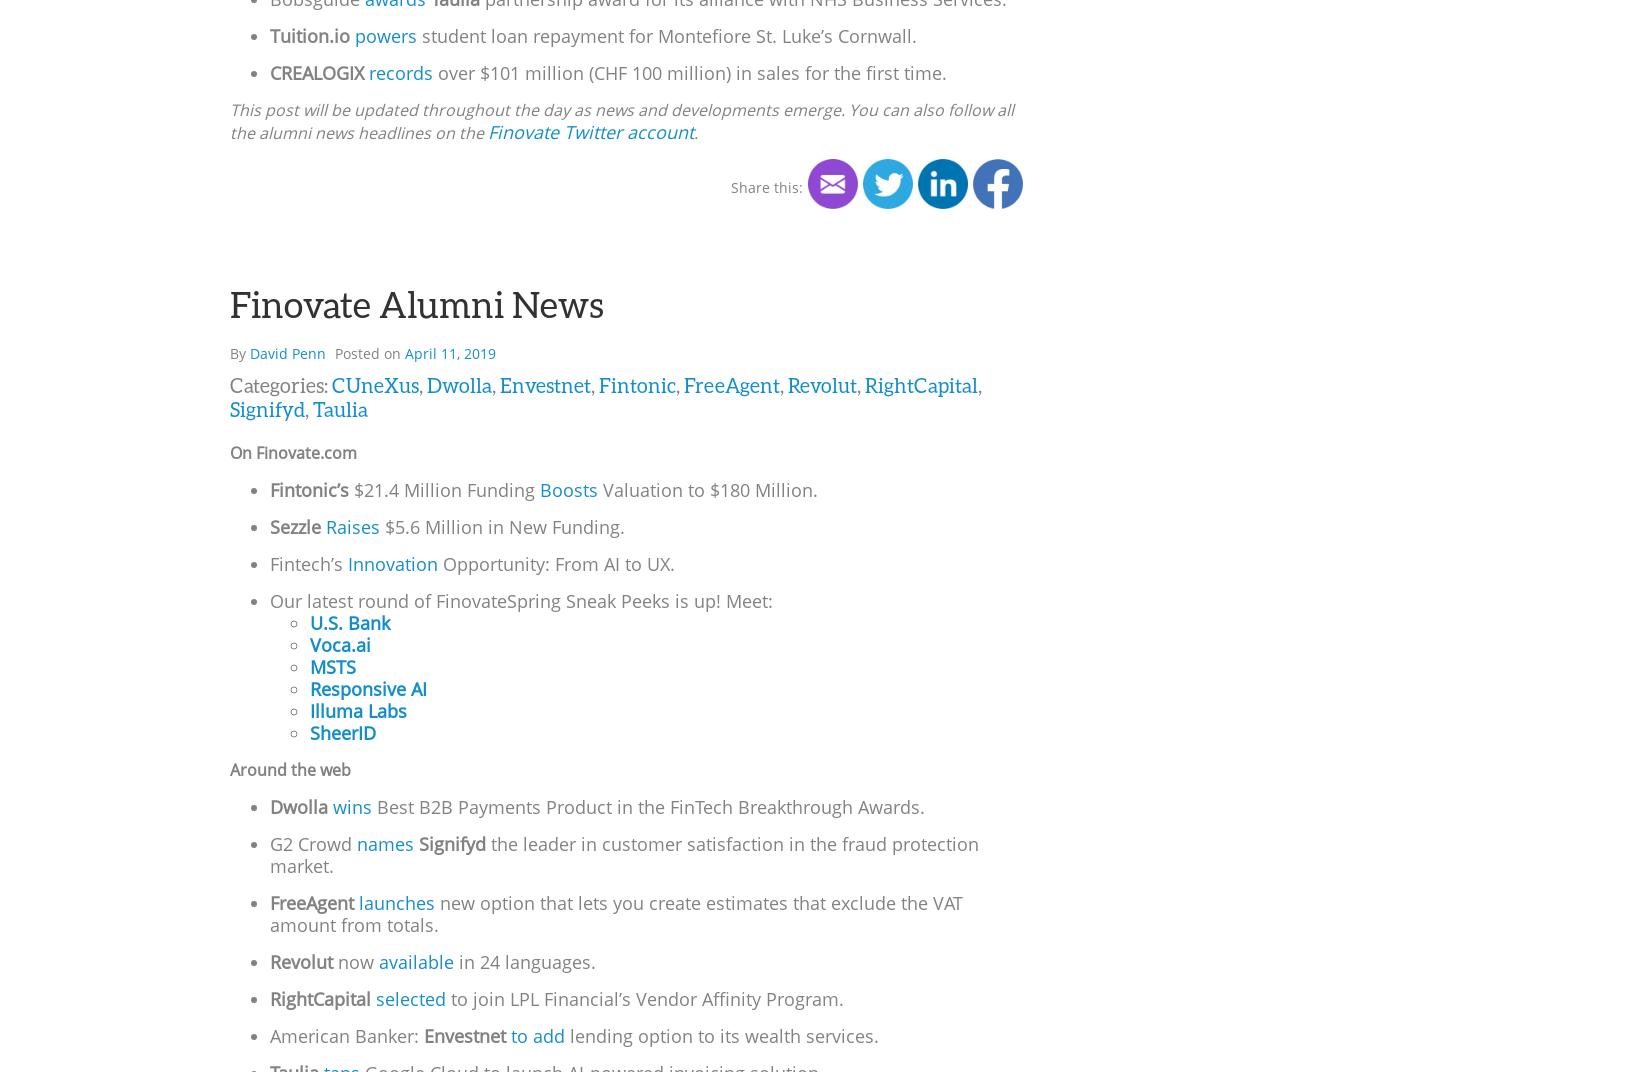  I want to click on 'to add', so click(537, 1035).